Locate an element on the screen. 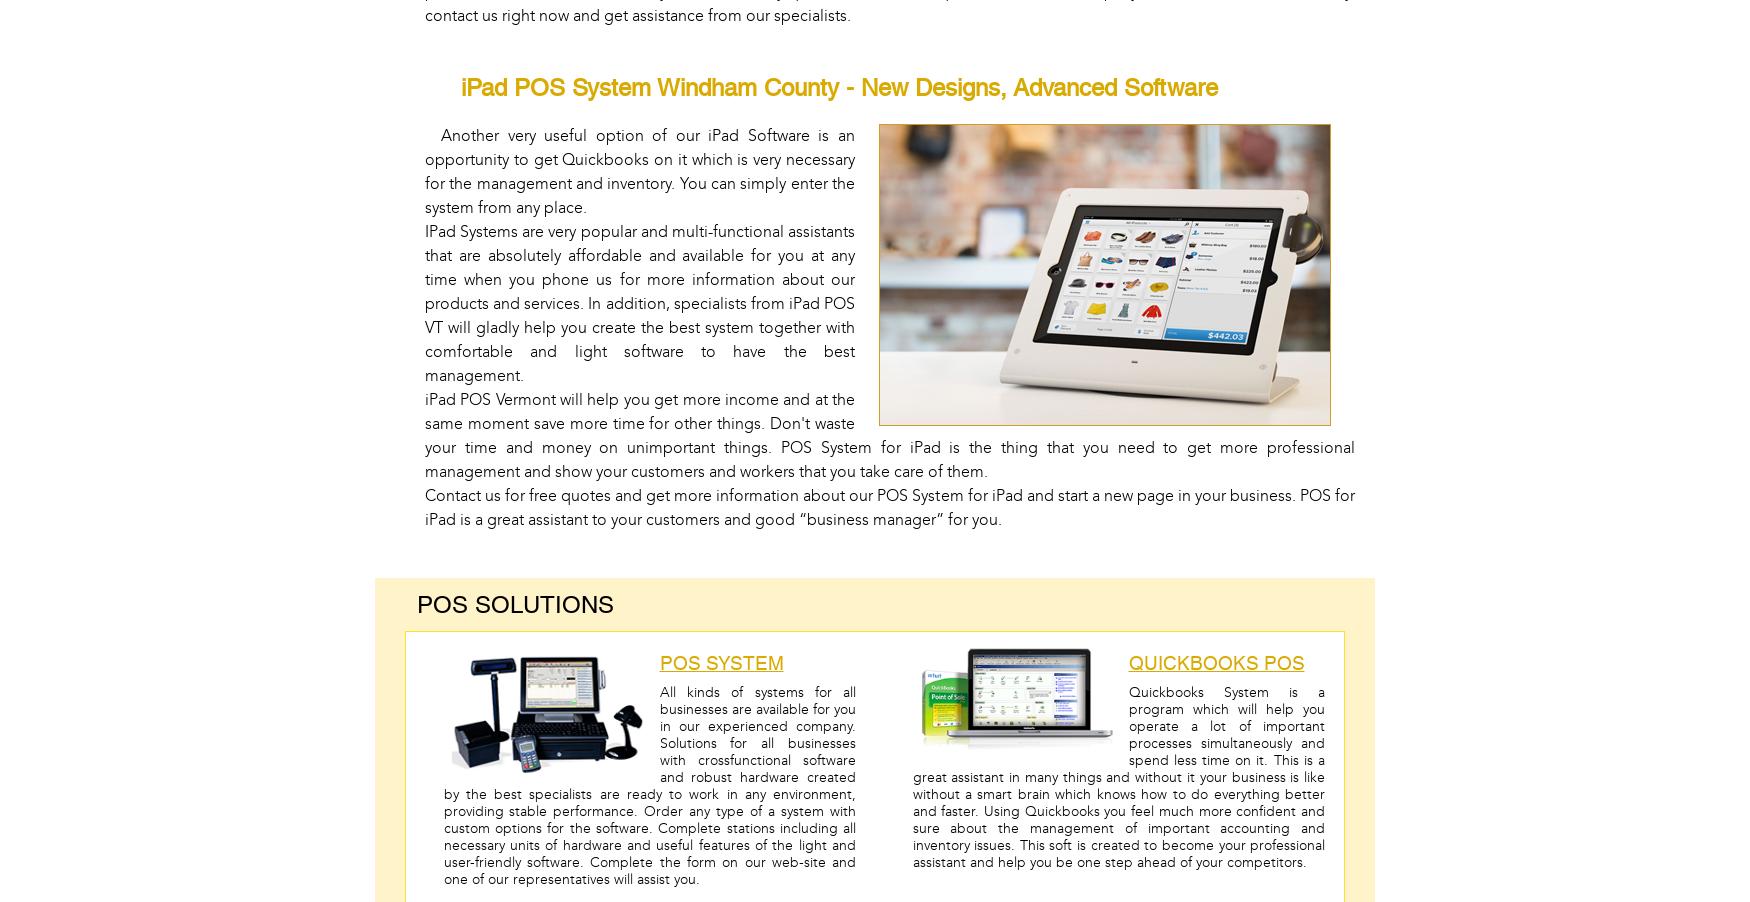  'POS Solutions' is located at coordinates (416, 603).